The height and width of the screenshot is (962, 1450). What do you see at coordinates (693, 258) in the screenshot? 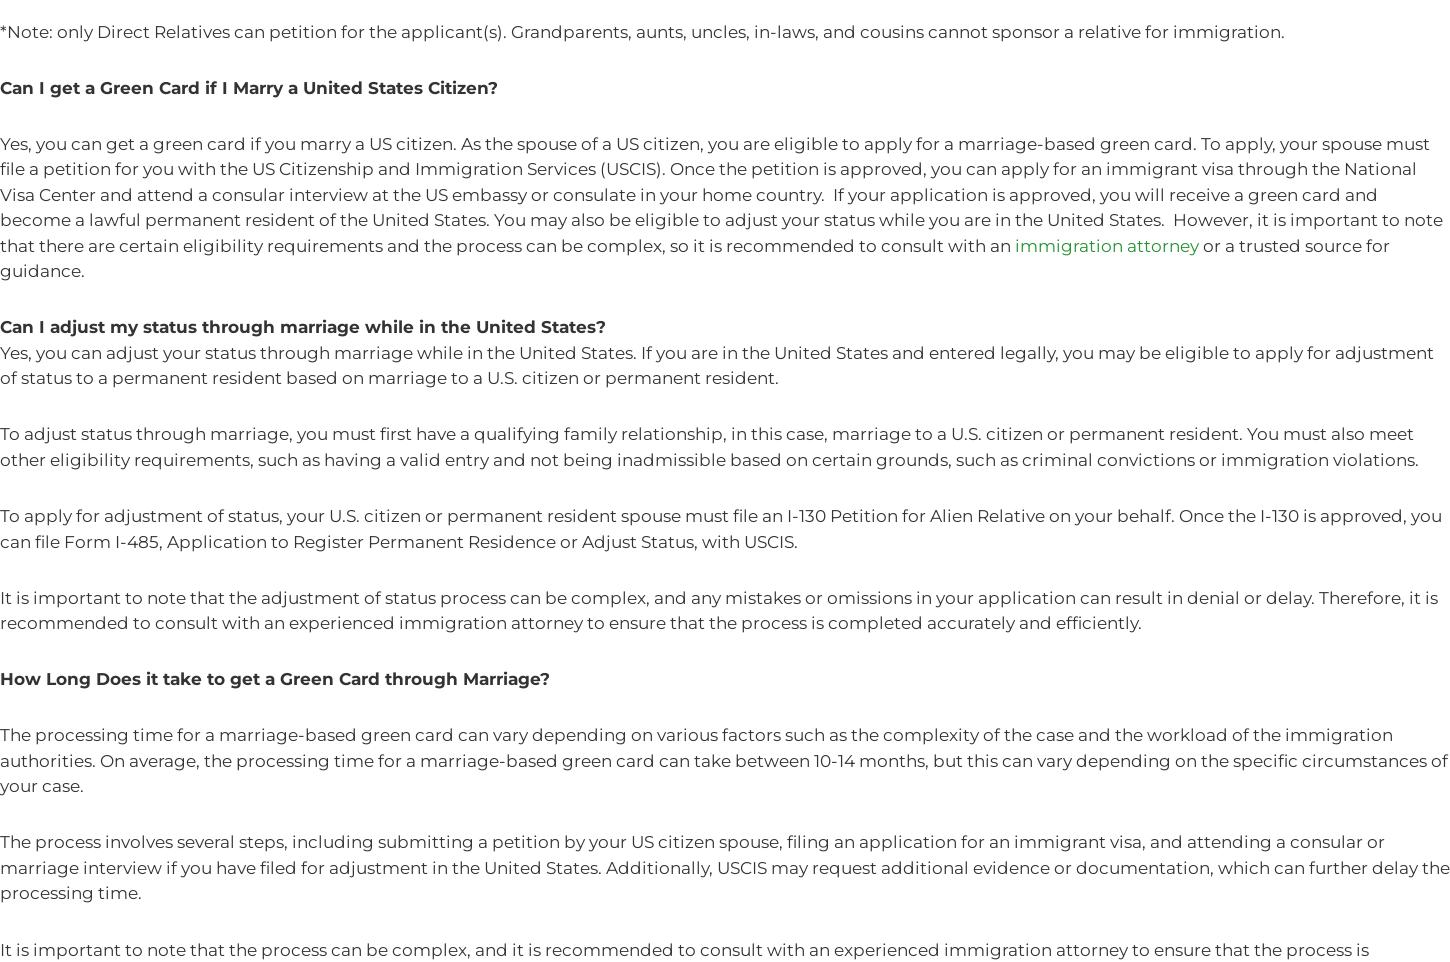
I see `'or a trusted source for guidance.'` at bounding box center [693, 258].